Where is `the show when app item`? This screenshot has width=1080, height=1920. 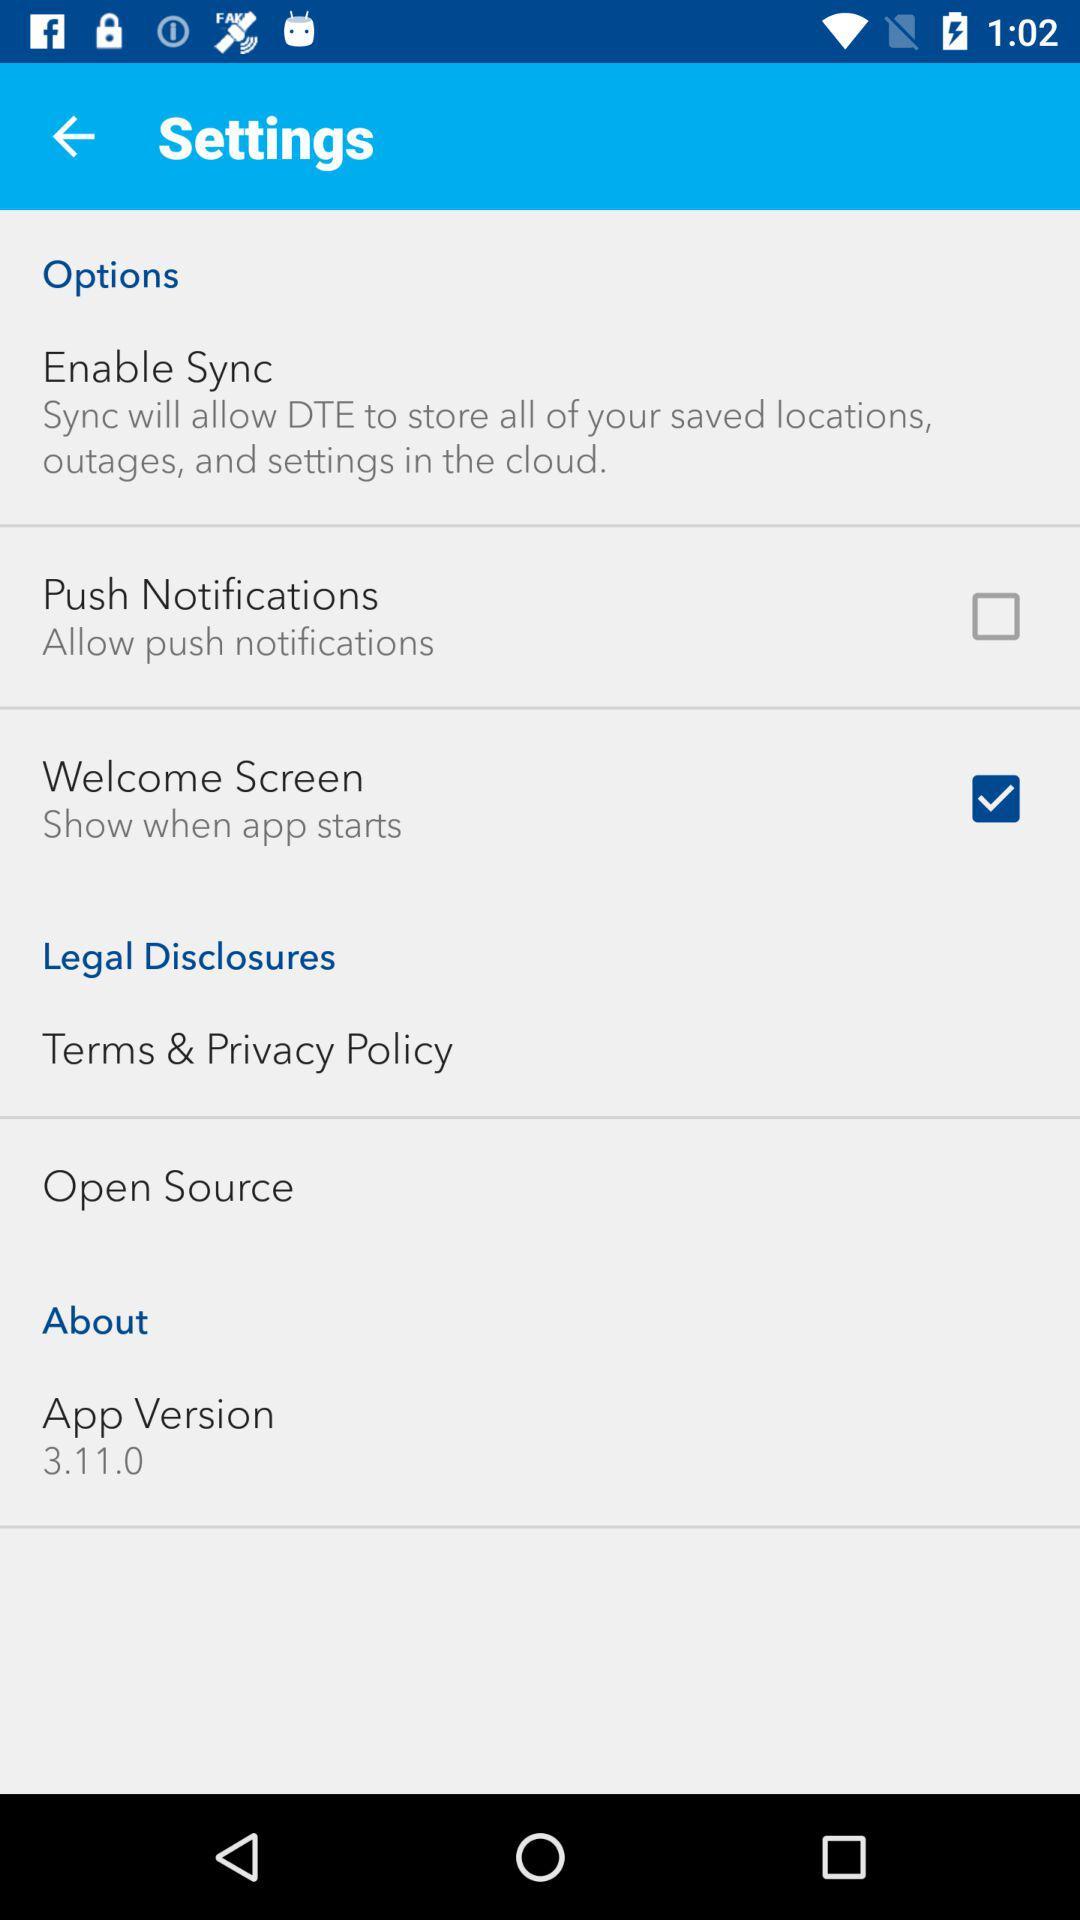
the show when app item is located at coordinates (222, 824).